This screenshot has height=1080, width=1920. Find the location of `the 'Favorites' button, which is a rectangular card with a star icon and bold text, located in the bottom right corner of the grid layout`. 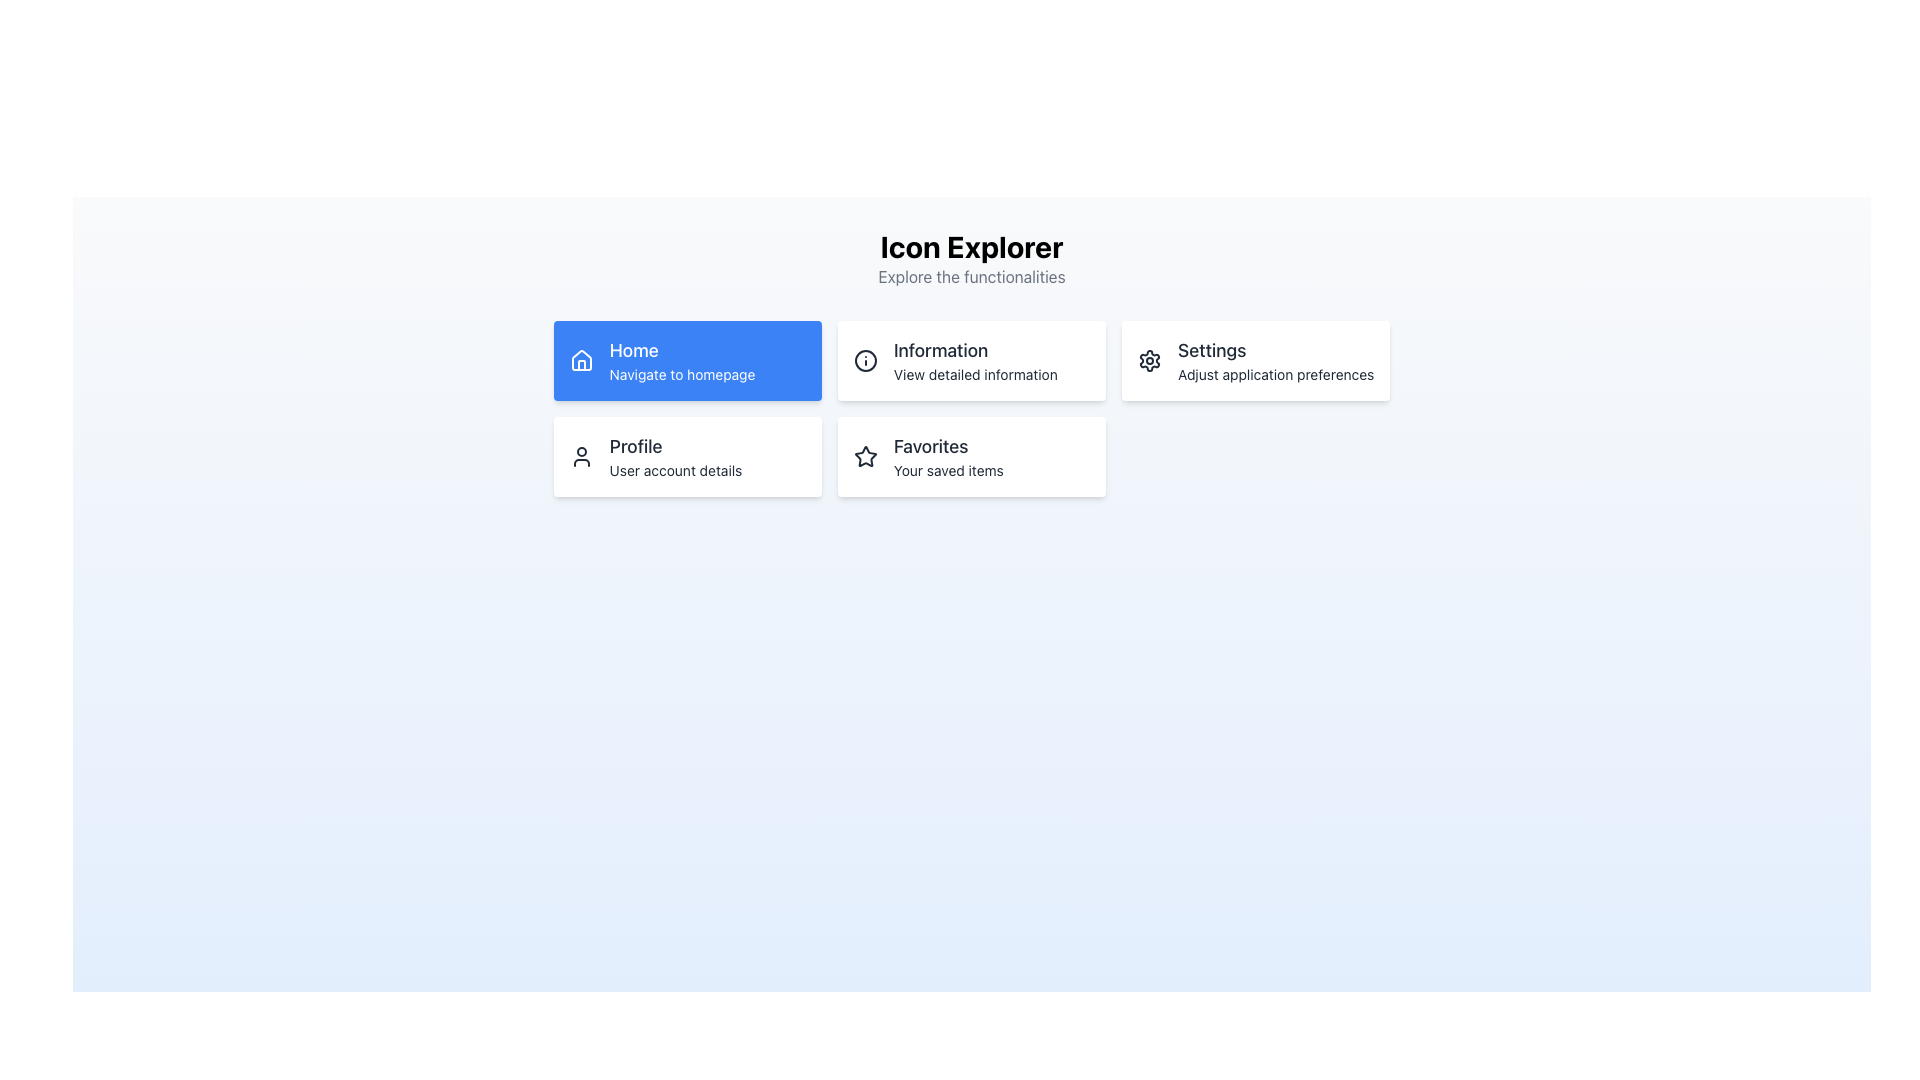

the 'Favorites' button, which is a rectangular card with a star icon and bold text, located in the bottom right corner of the grid layout is located at coordinates (971, 456).